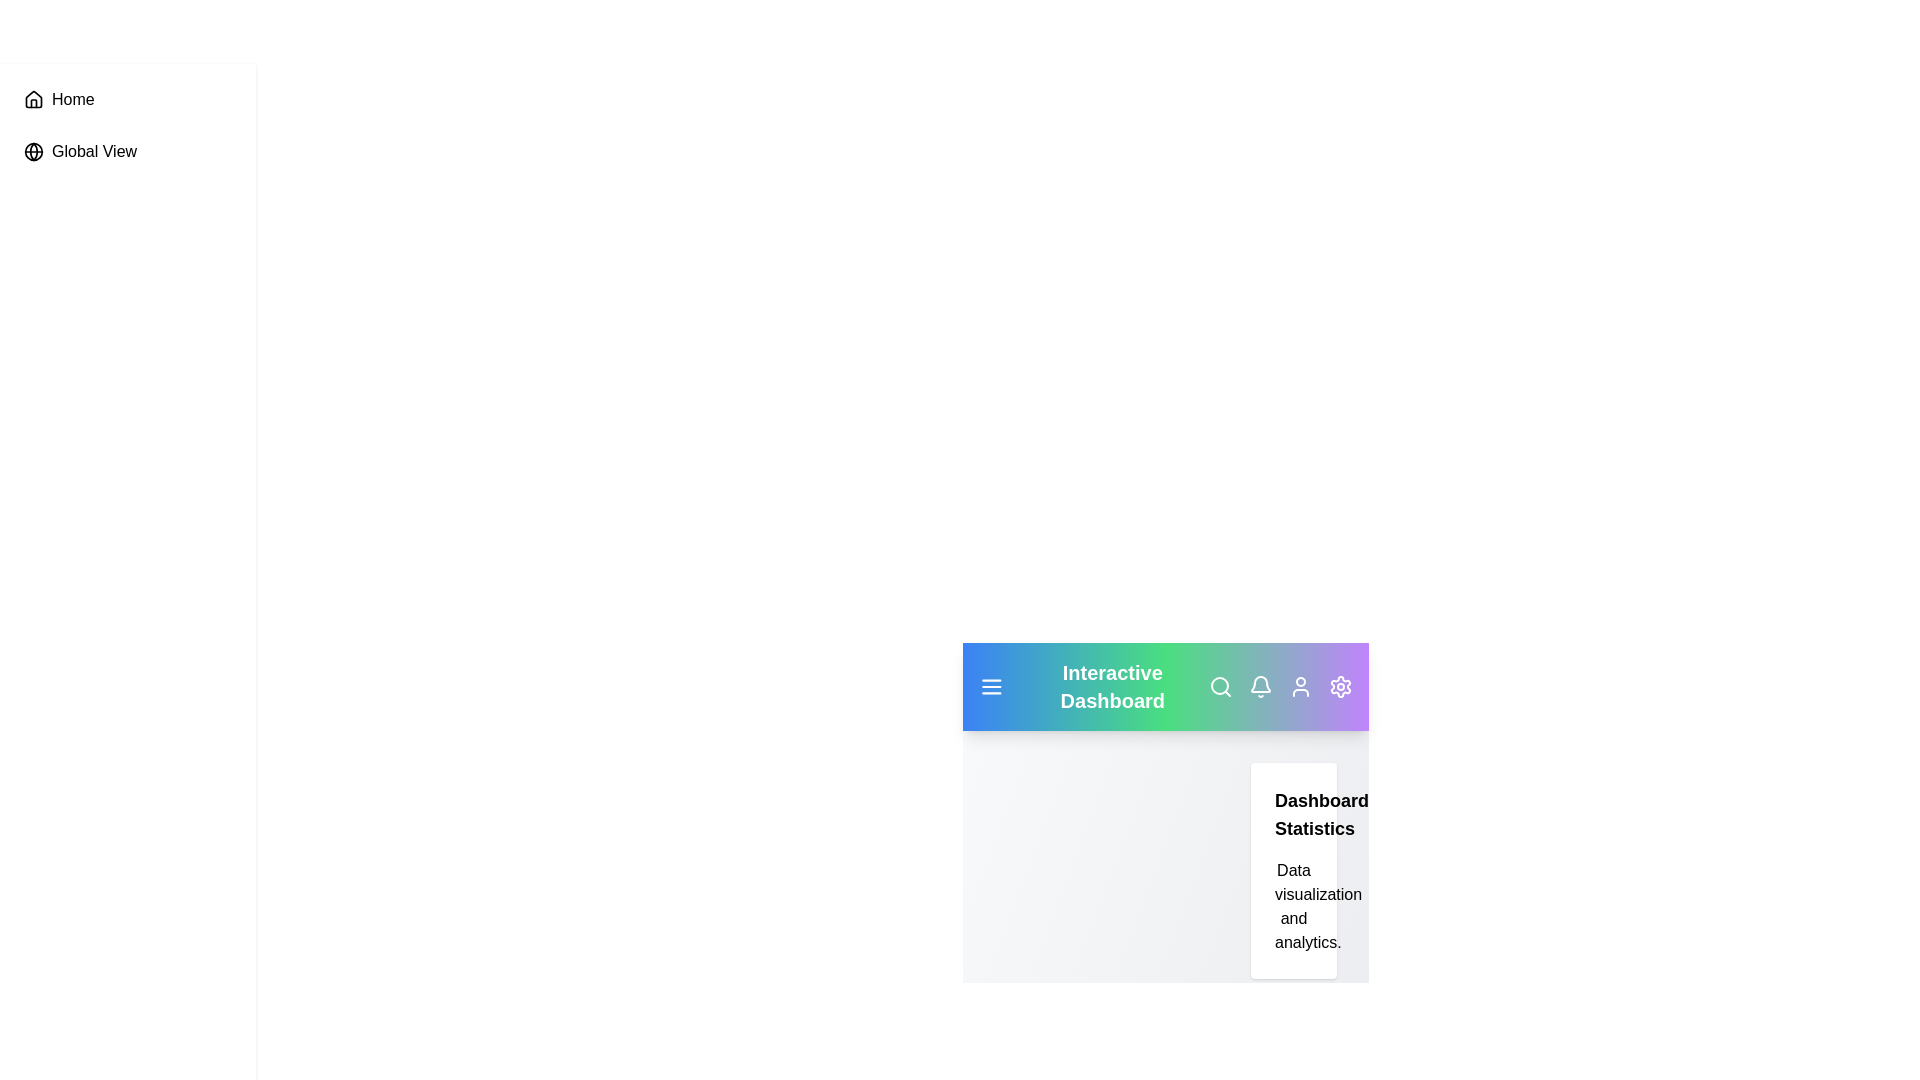  What do you see at coordinates (1300, 685) in the screenshot?
I see `the user icon to access user settings` at bounding box center [1300, 685].